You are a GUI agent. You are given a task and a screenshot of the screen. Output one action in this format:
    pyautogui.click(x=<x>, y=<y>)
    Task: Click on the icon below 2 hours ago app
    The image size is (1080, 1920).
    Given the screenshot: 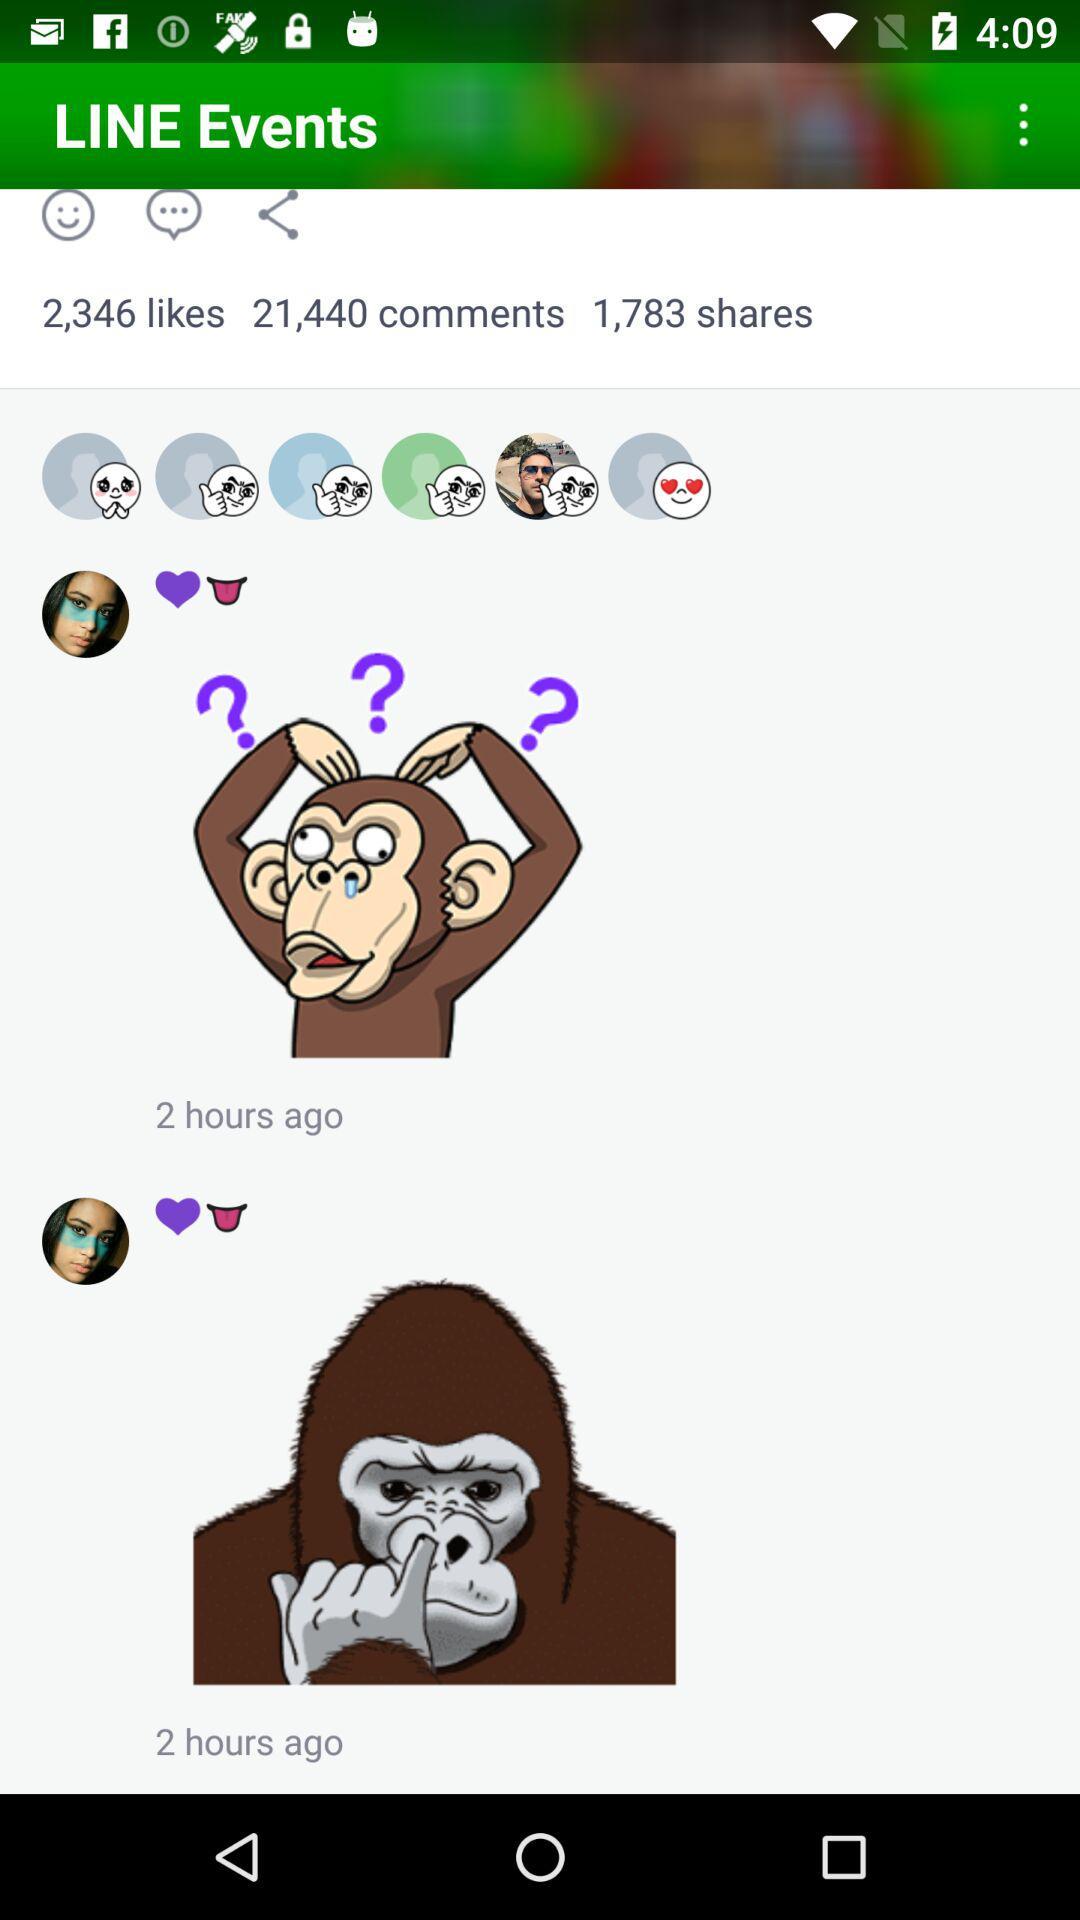 What is the action you would take?
    pyautogui.click(x=202, y=1214)
    